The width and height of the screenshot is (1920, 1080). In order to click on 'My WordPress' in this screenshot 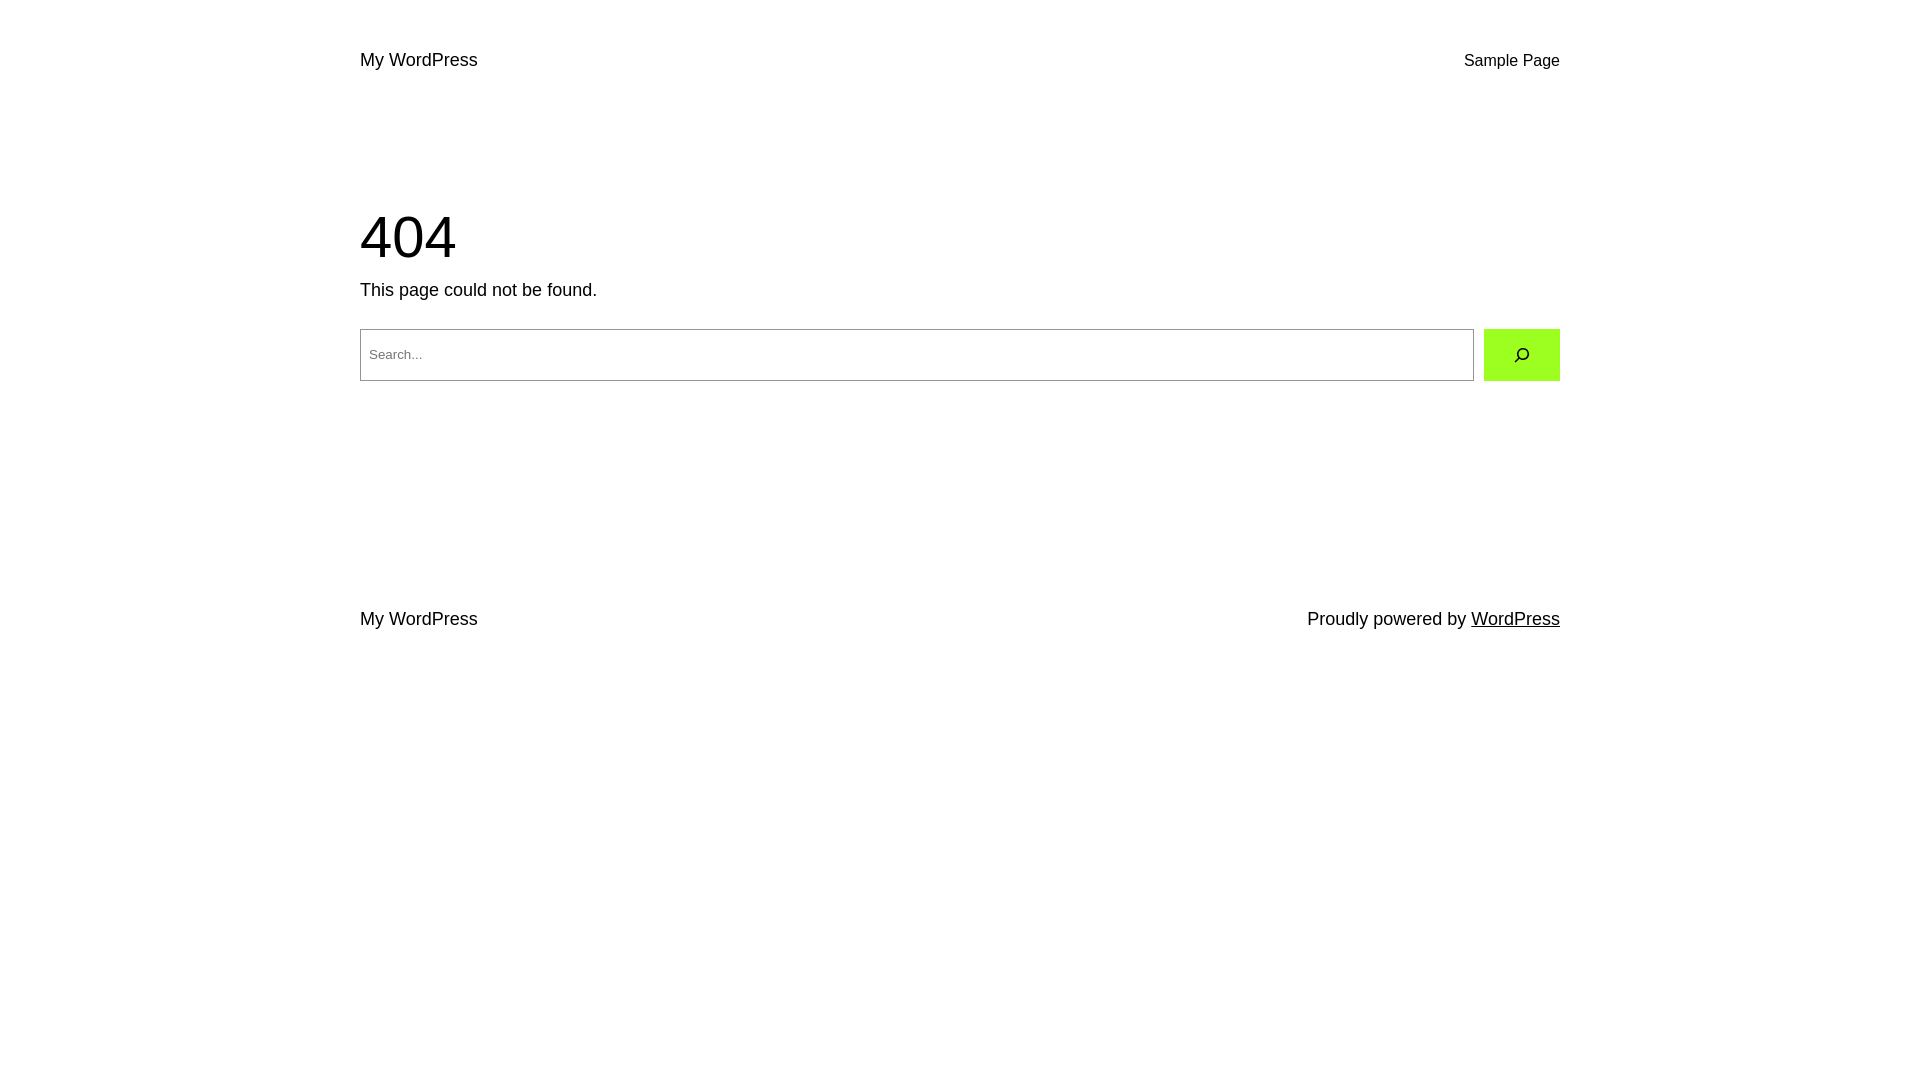, I will do `click(417, 617)`.